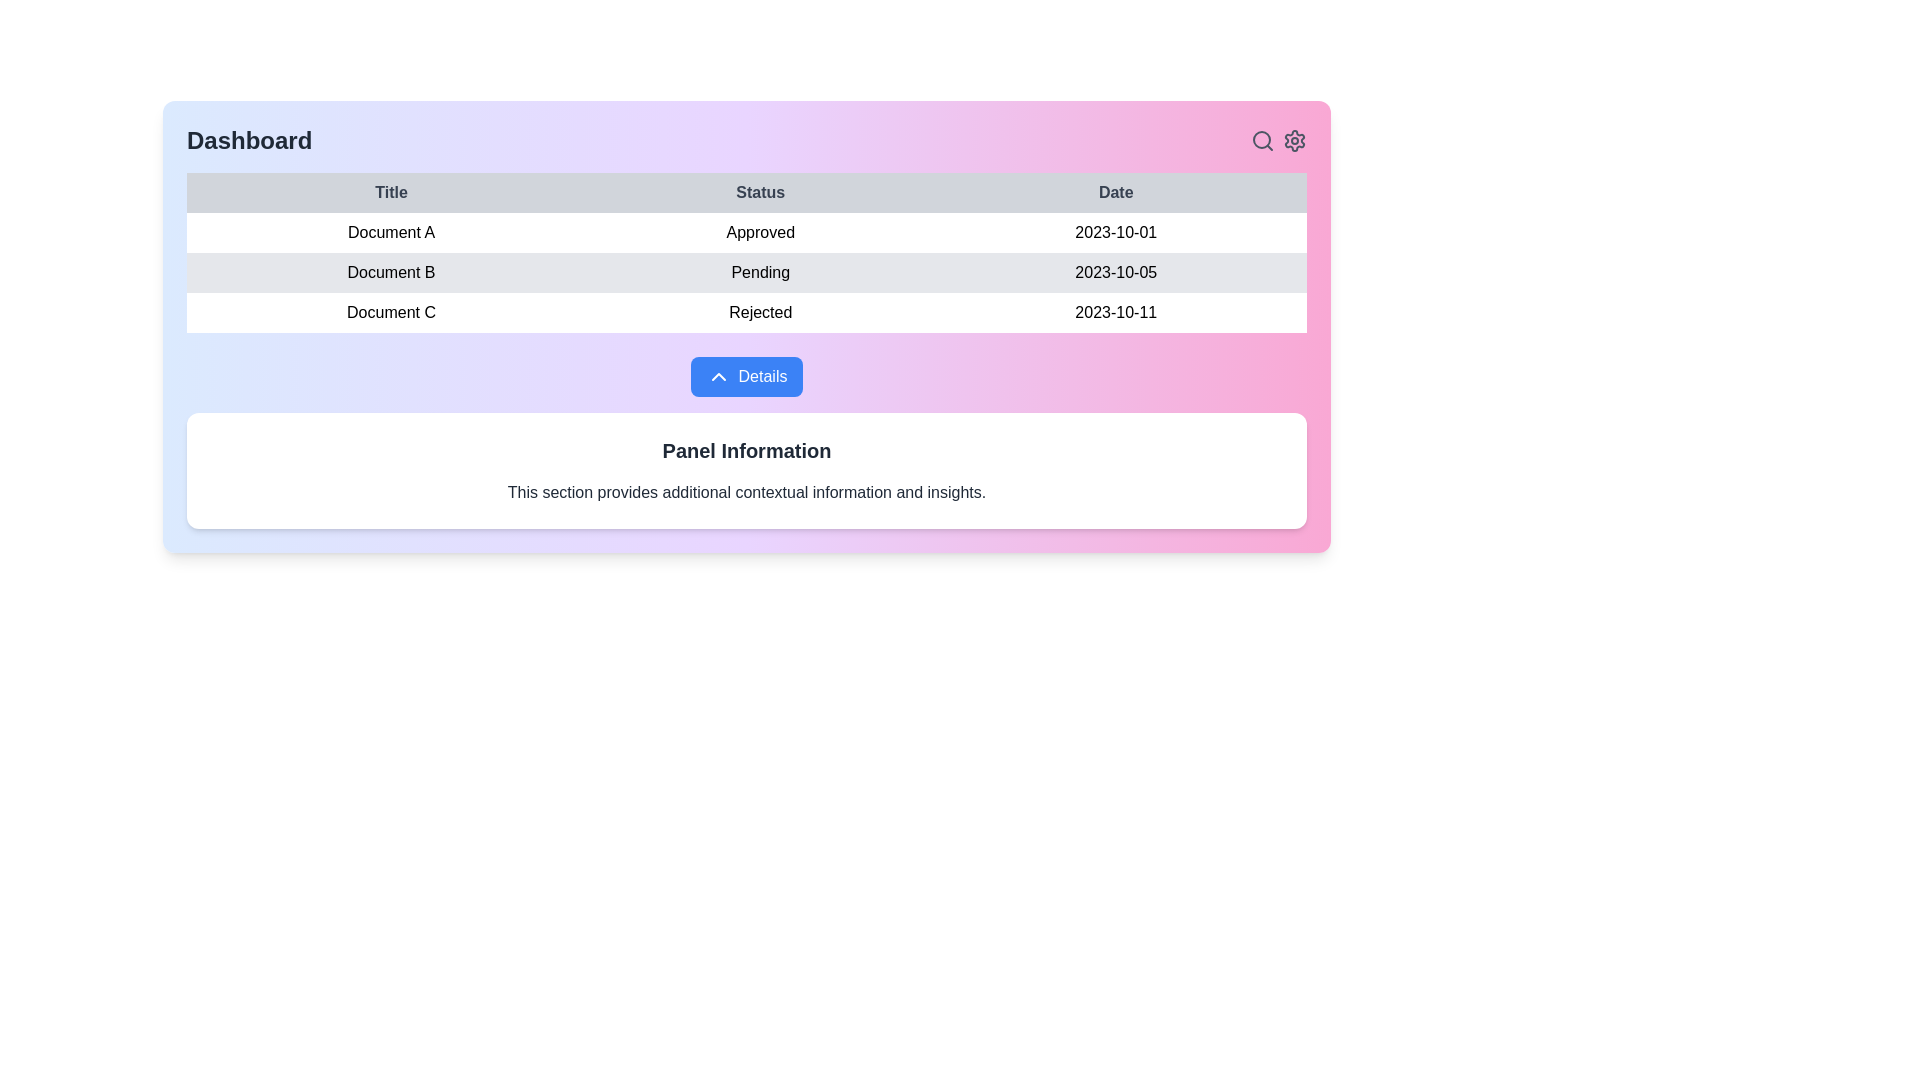  Describe the element at coordinates (1295, 140) in the screenshot. I see `the gear icon button located` at that location.